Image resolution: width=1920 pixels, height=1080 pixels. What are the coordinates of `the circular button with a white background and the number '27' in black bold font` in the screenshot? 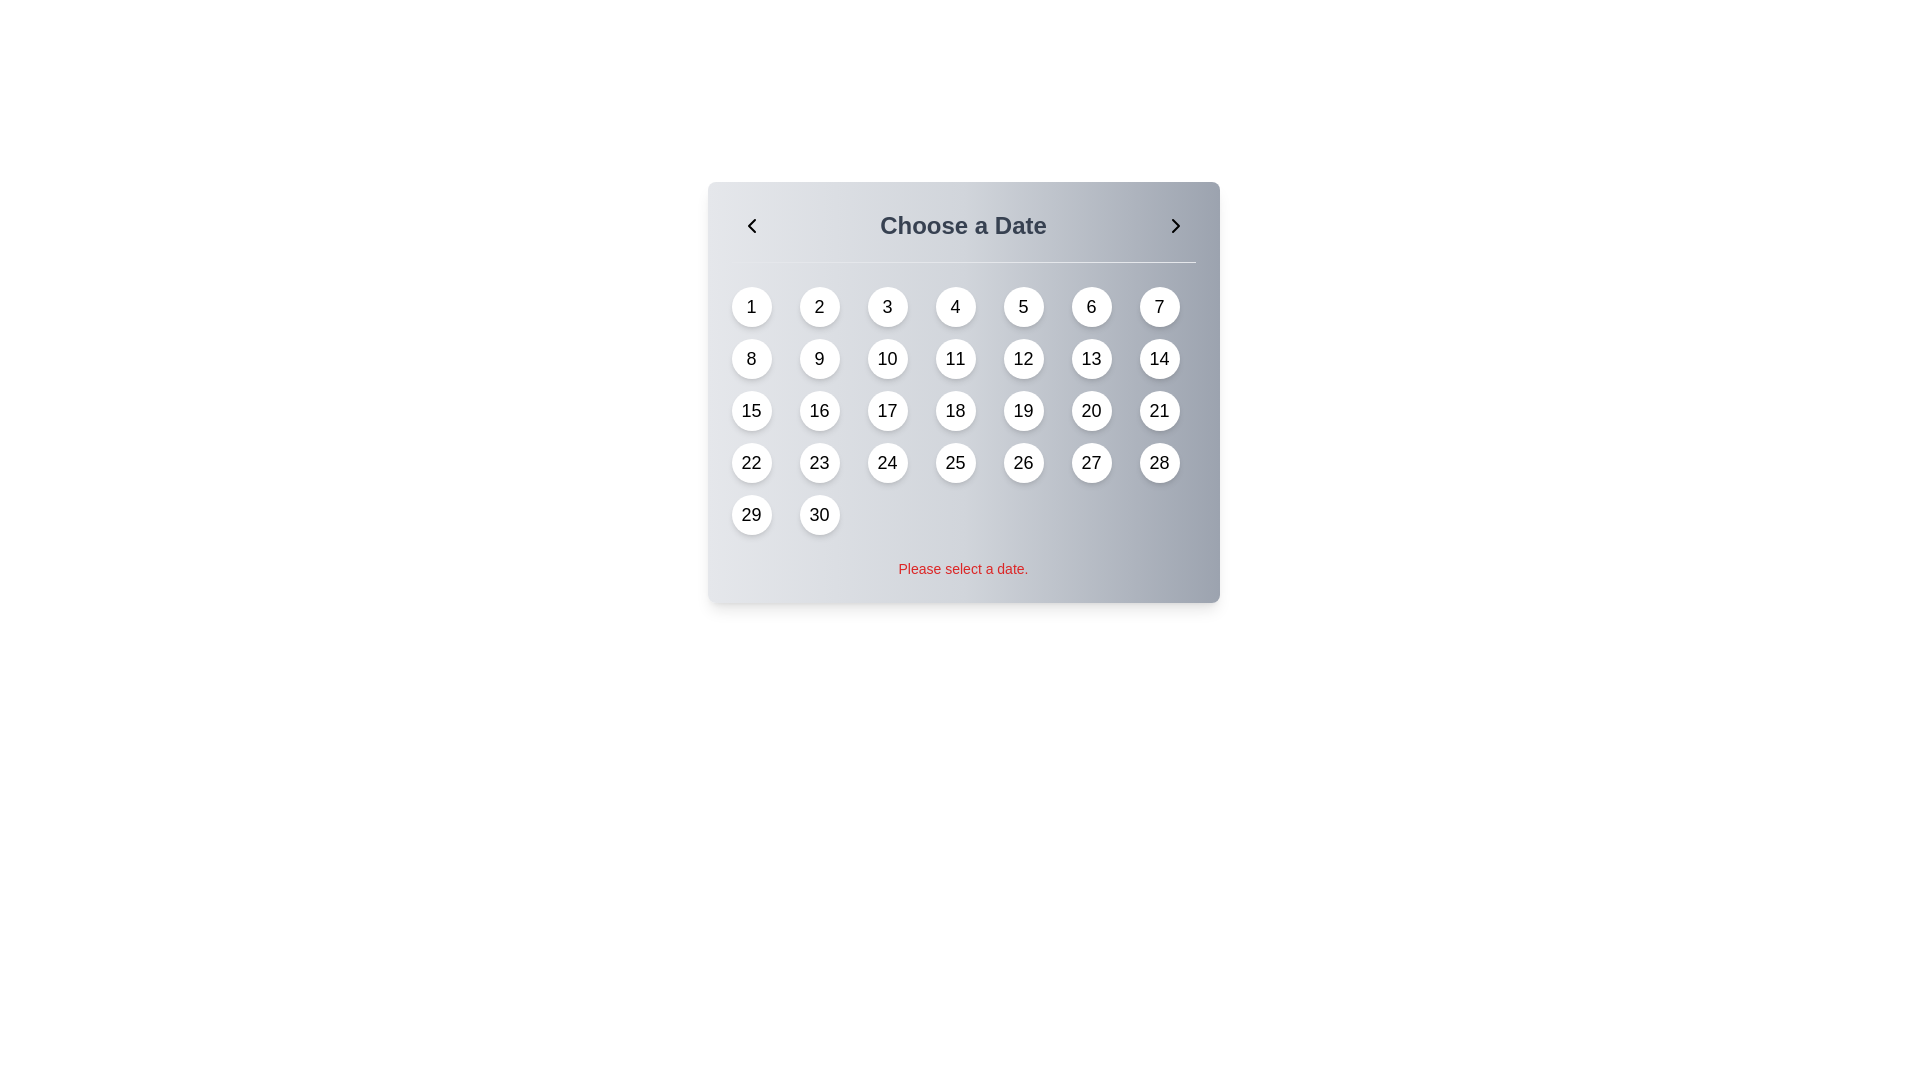 It's located at (1090, 462).